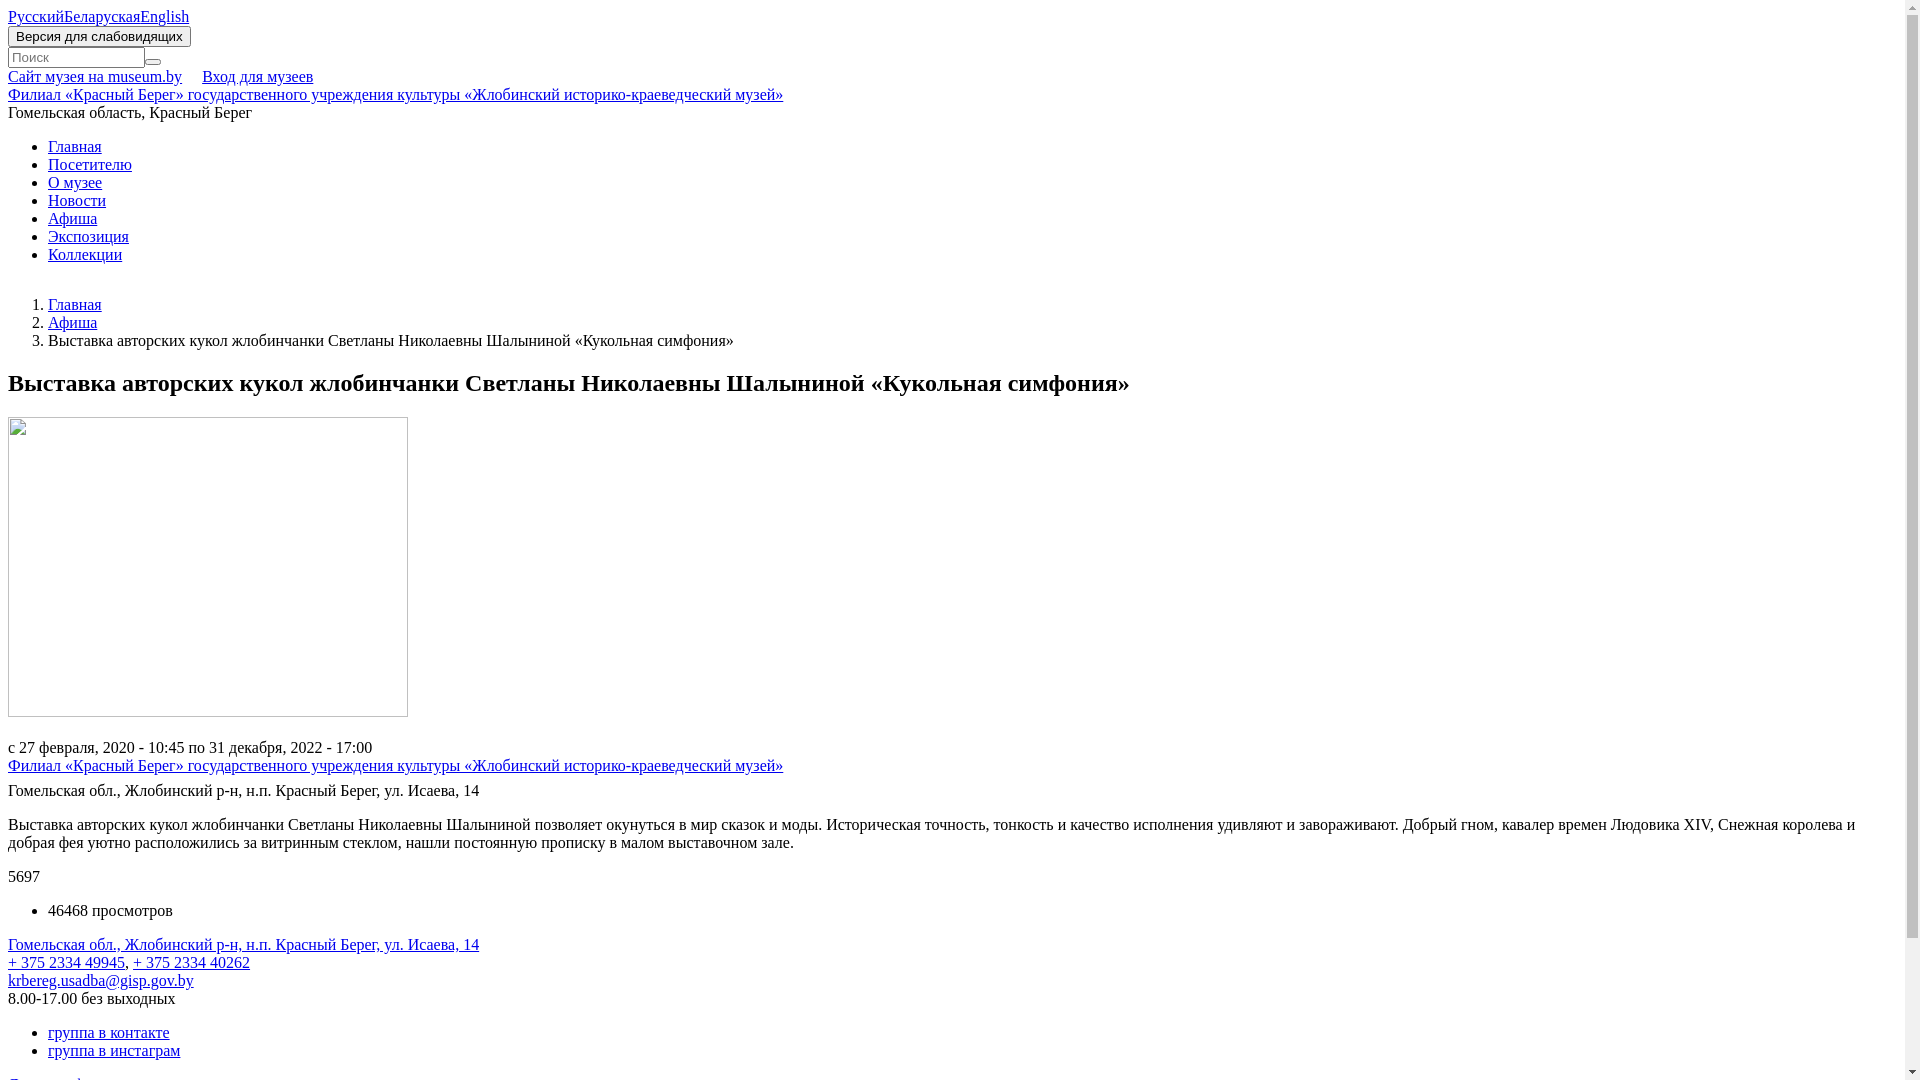 This screenshot has height=1080, width=1920. I want to click on '+ 375 2334 49945', so click(66, 961).